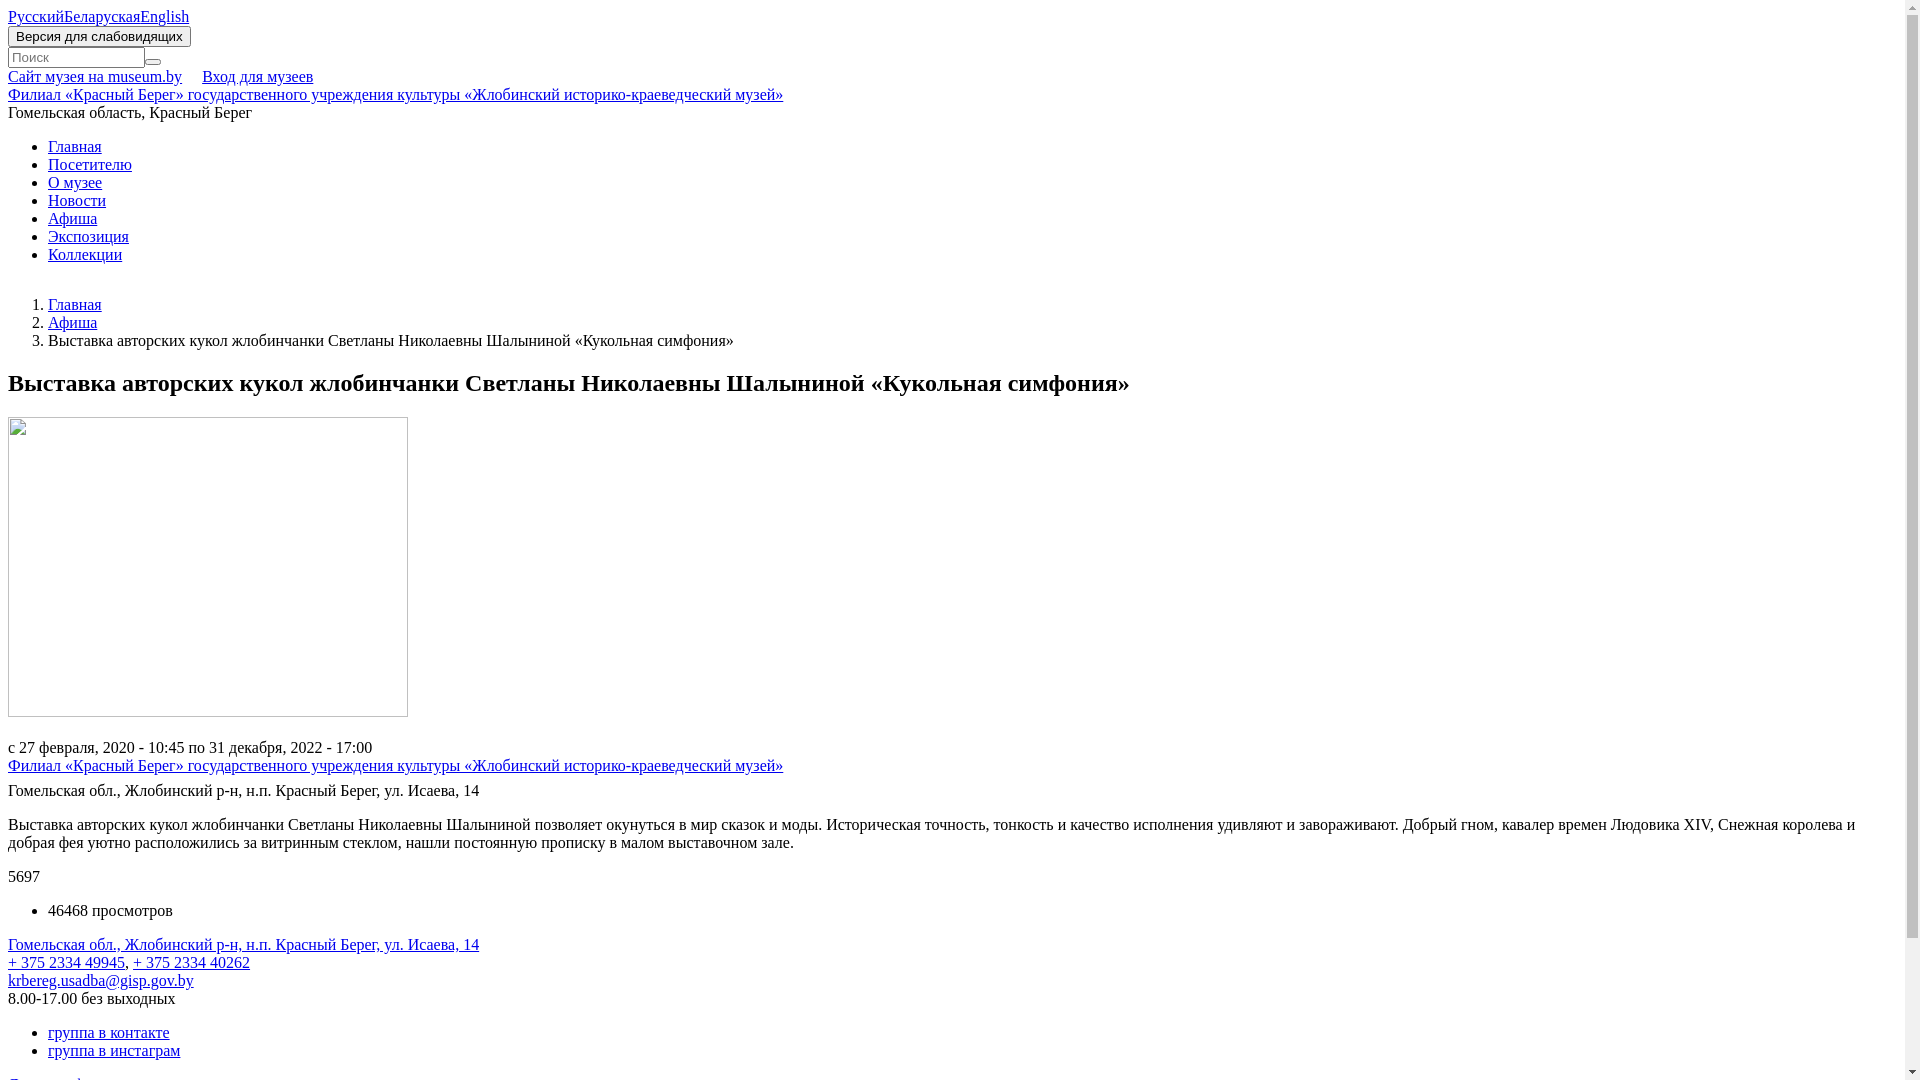 This screenshot has height=1080, width=1920. I want to click on '+ 375 2334 49945', so click(66, 961).